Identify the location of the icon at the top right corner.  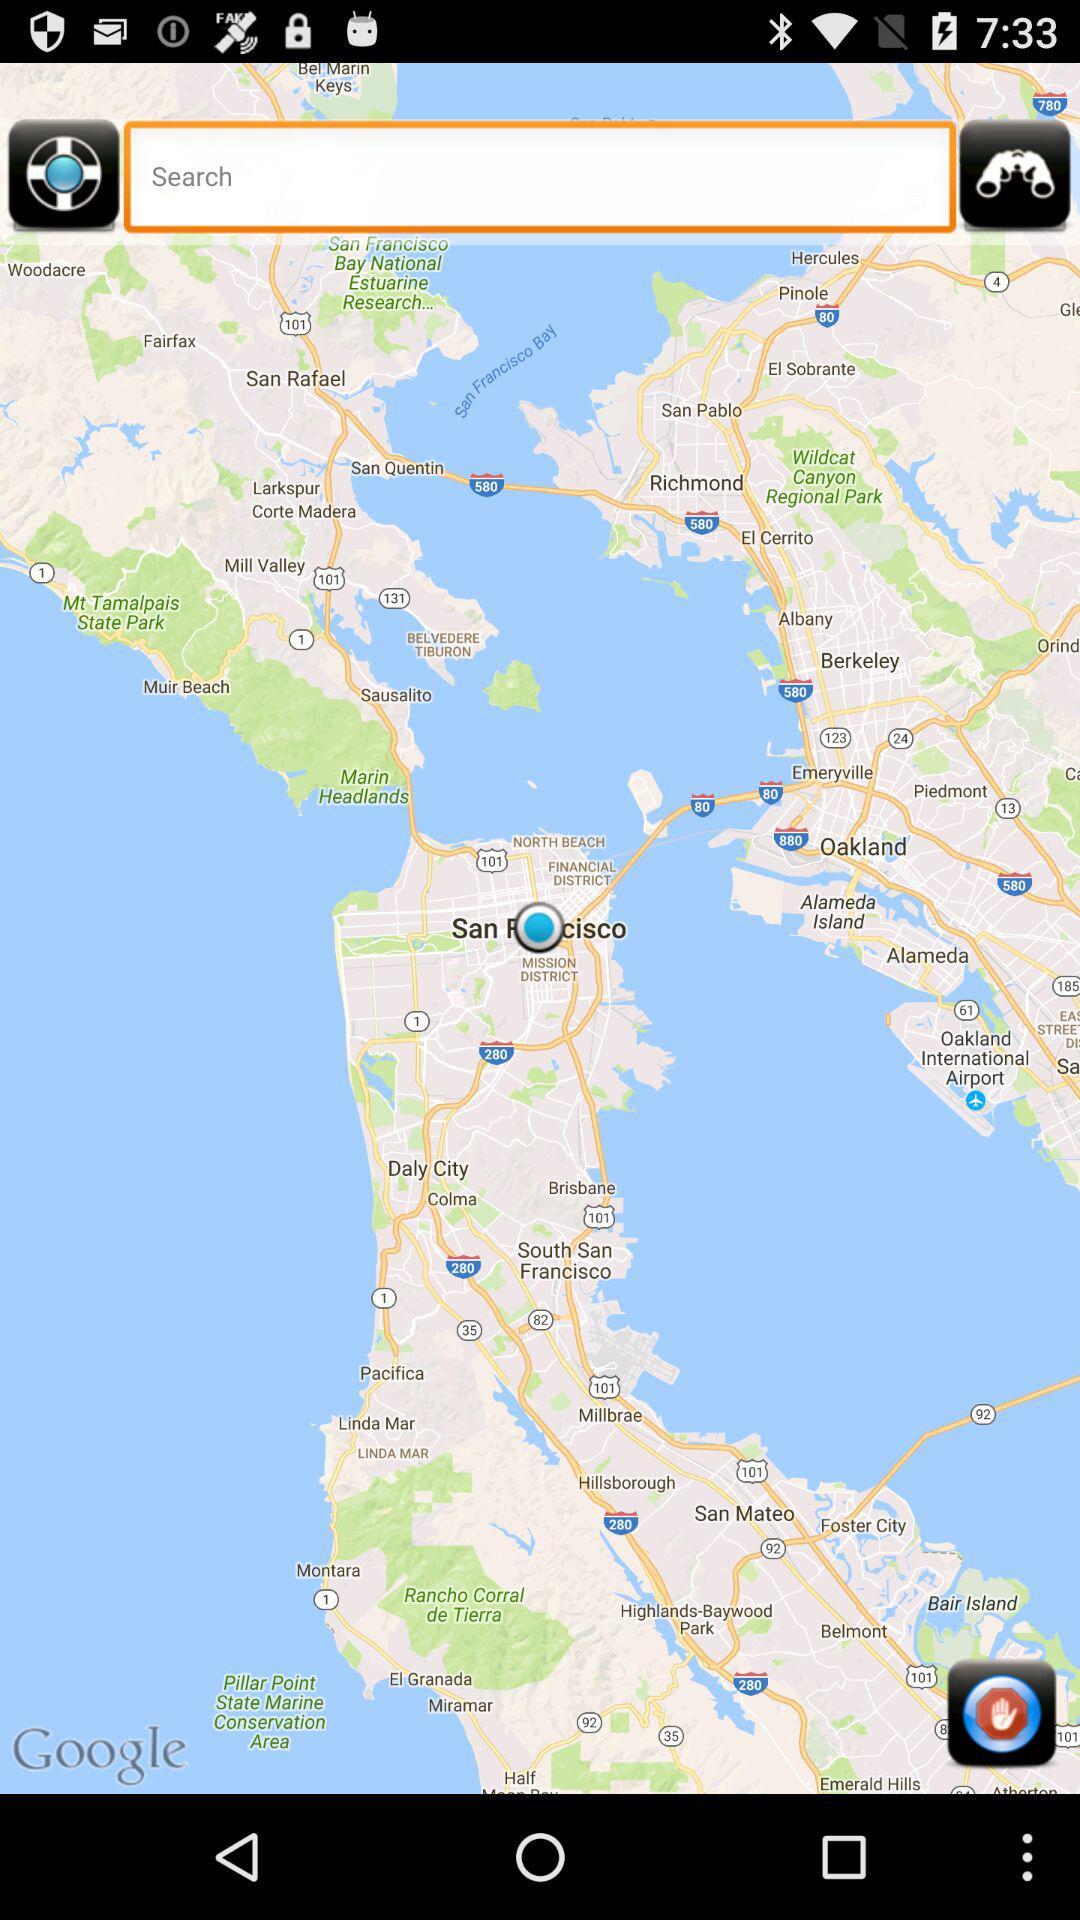
(1015, 182).